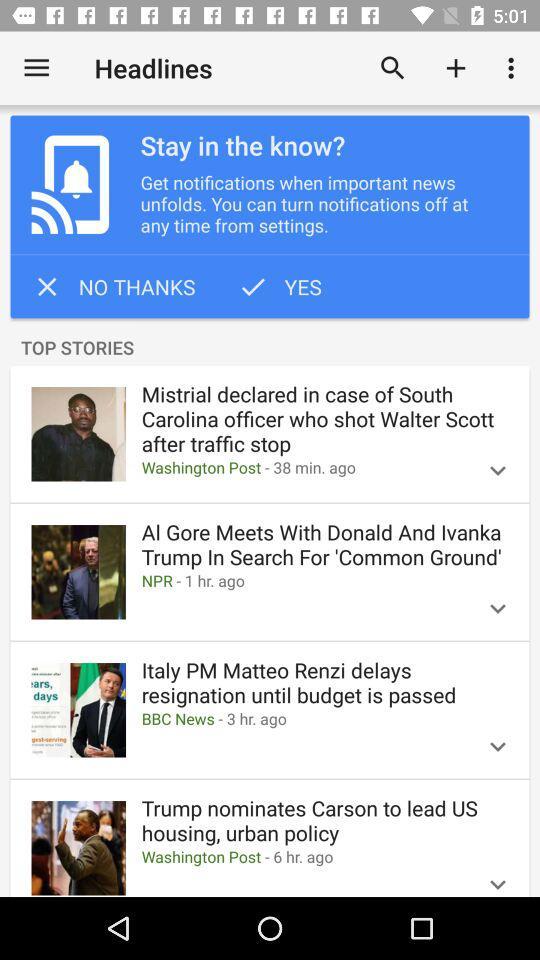 Image resolution: width=540 pixels, height=960 pixels. I want to click on icon above bbc news 3 item, so click(325, 683).